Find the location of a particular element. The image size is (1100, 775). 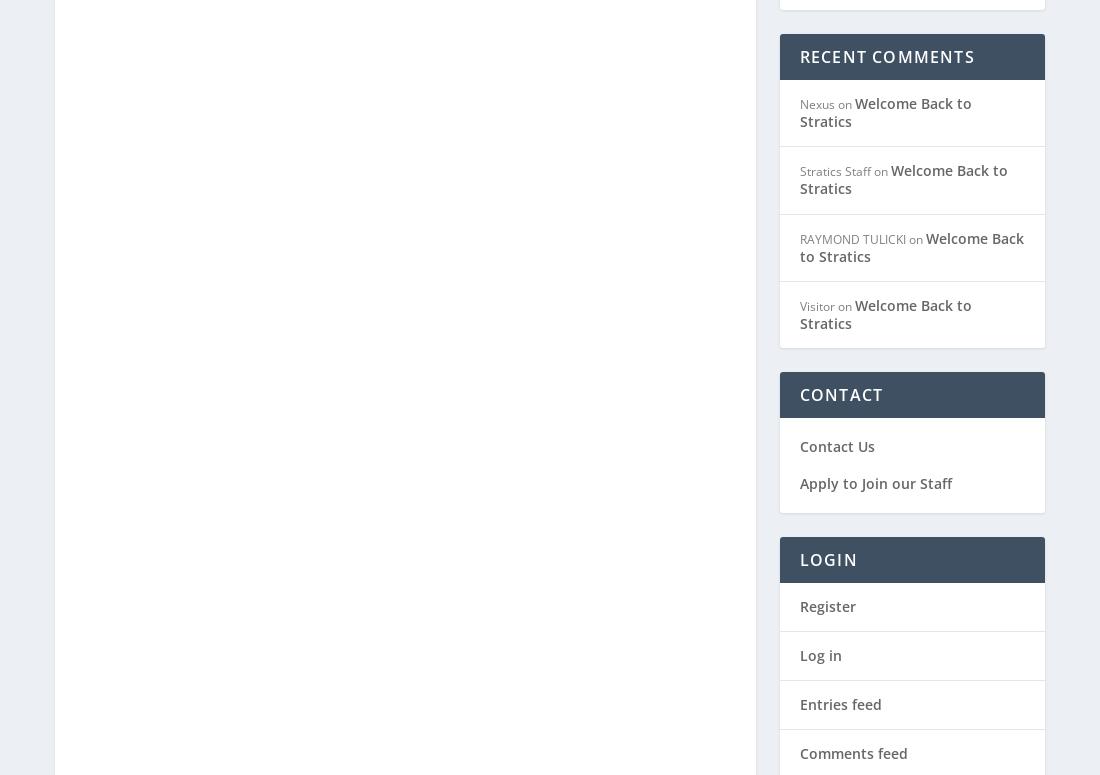

'Register' is located at coordinates (799, 495).